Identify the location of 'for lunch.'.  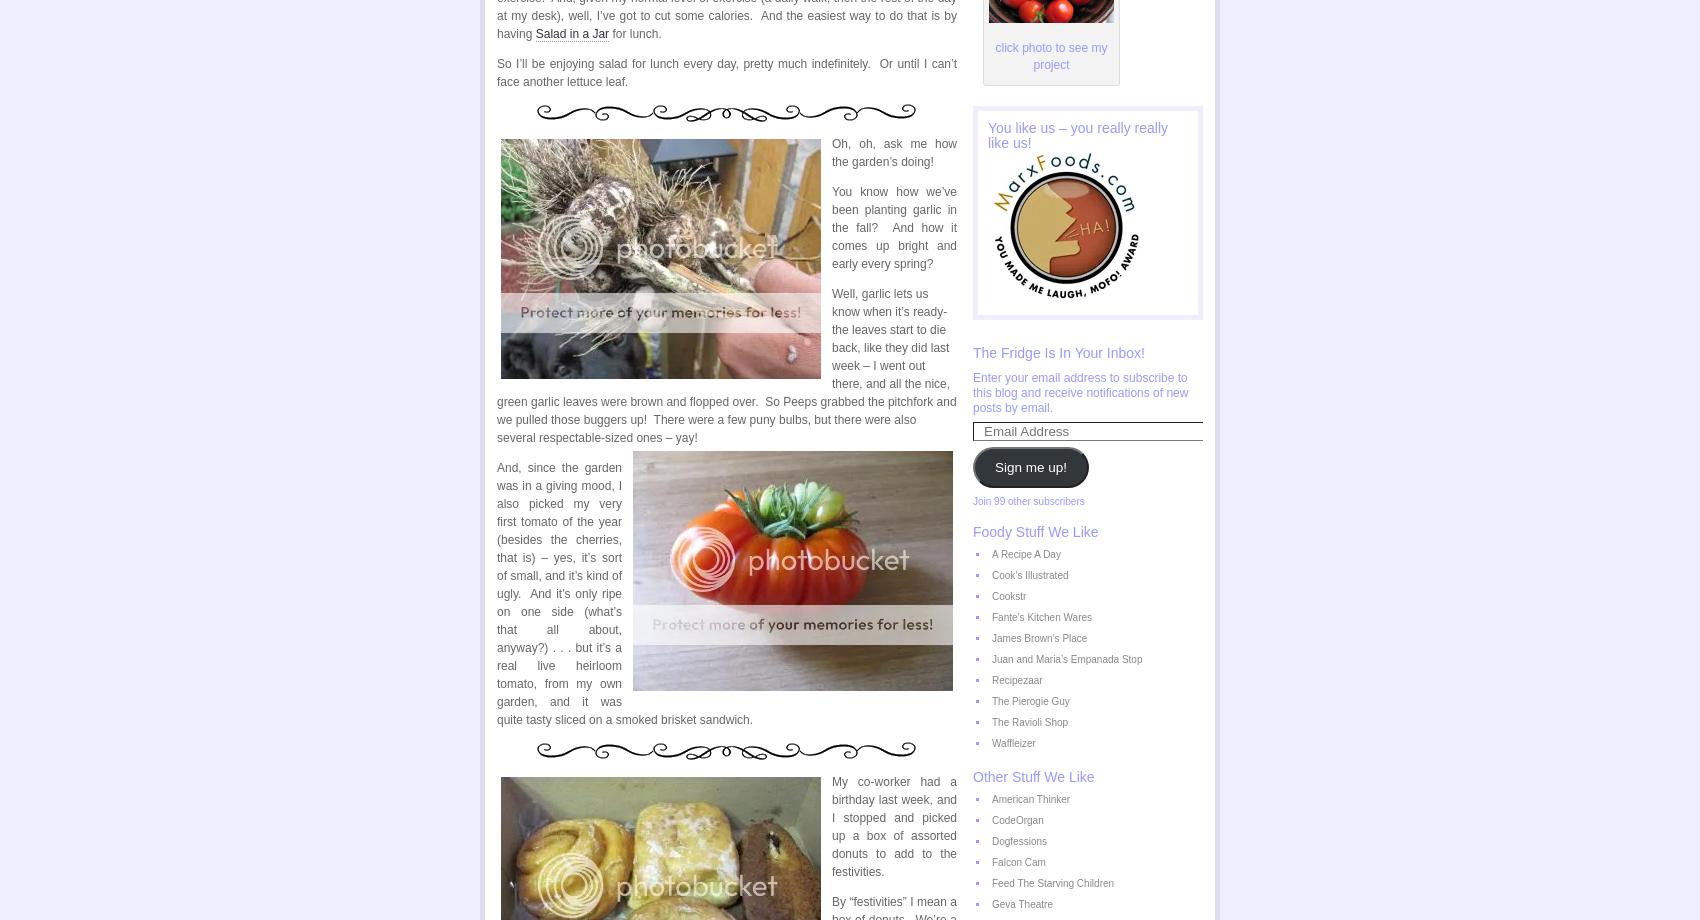
(633, 34).